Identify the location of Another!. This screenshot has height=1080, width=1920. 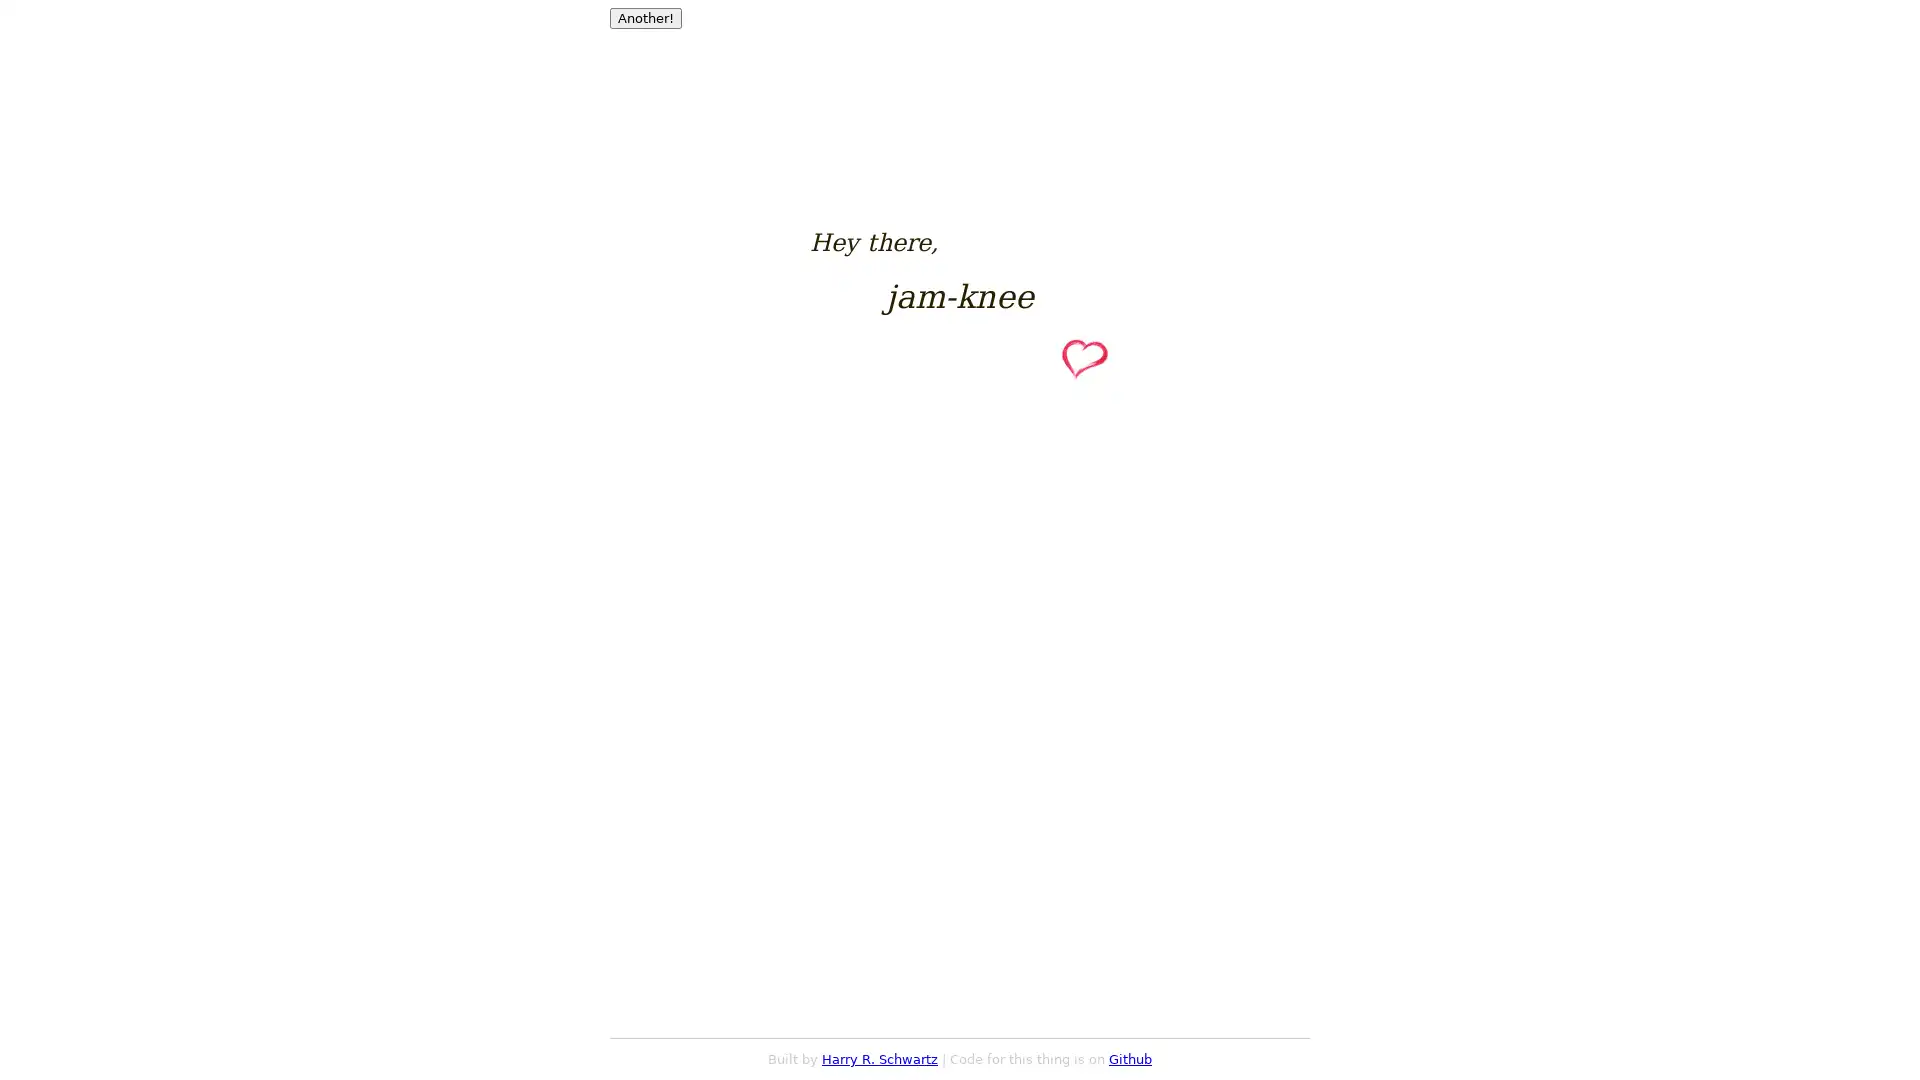
(646, 18).